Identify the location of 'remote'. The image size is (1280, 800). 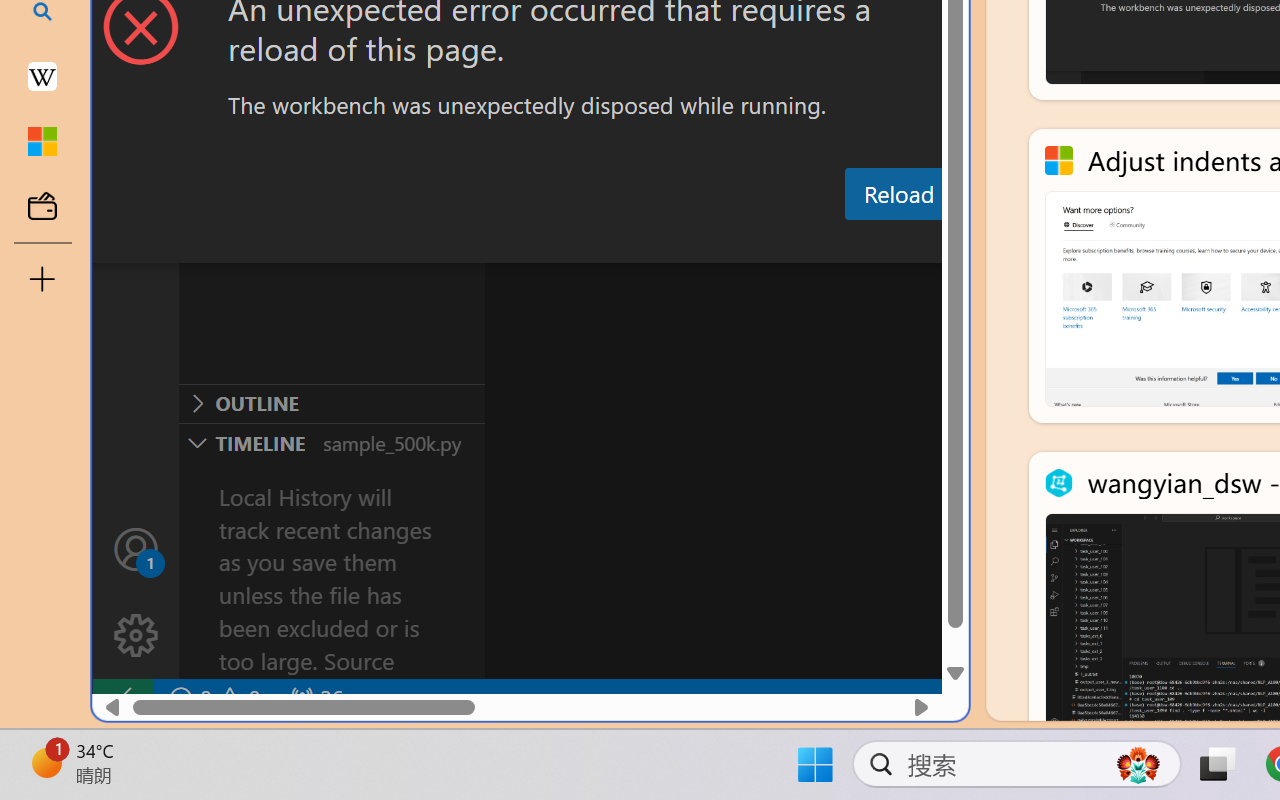
(121, 698).